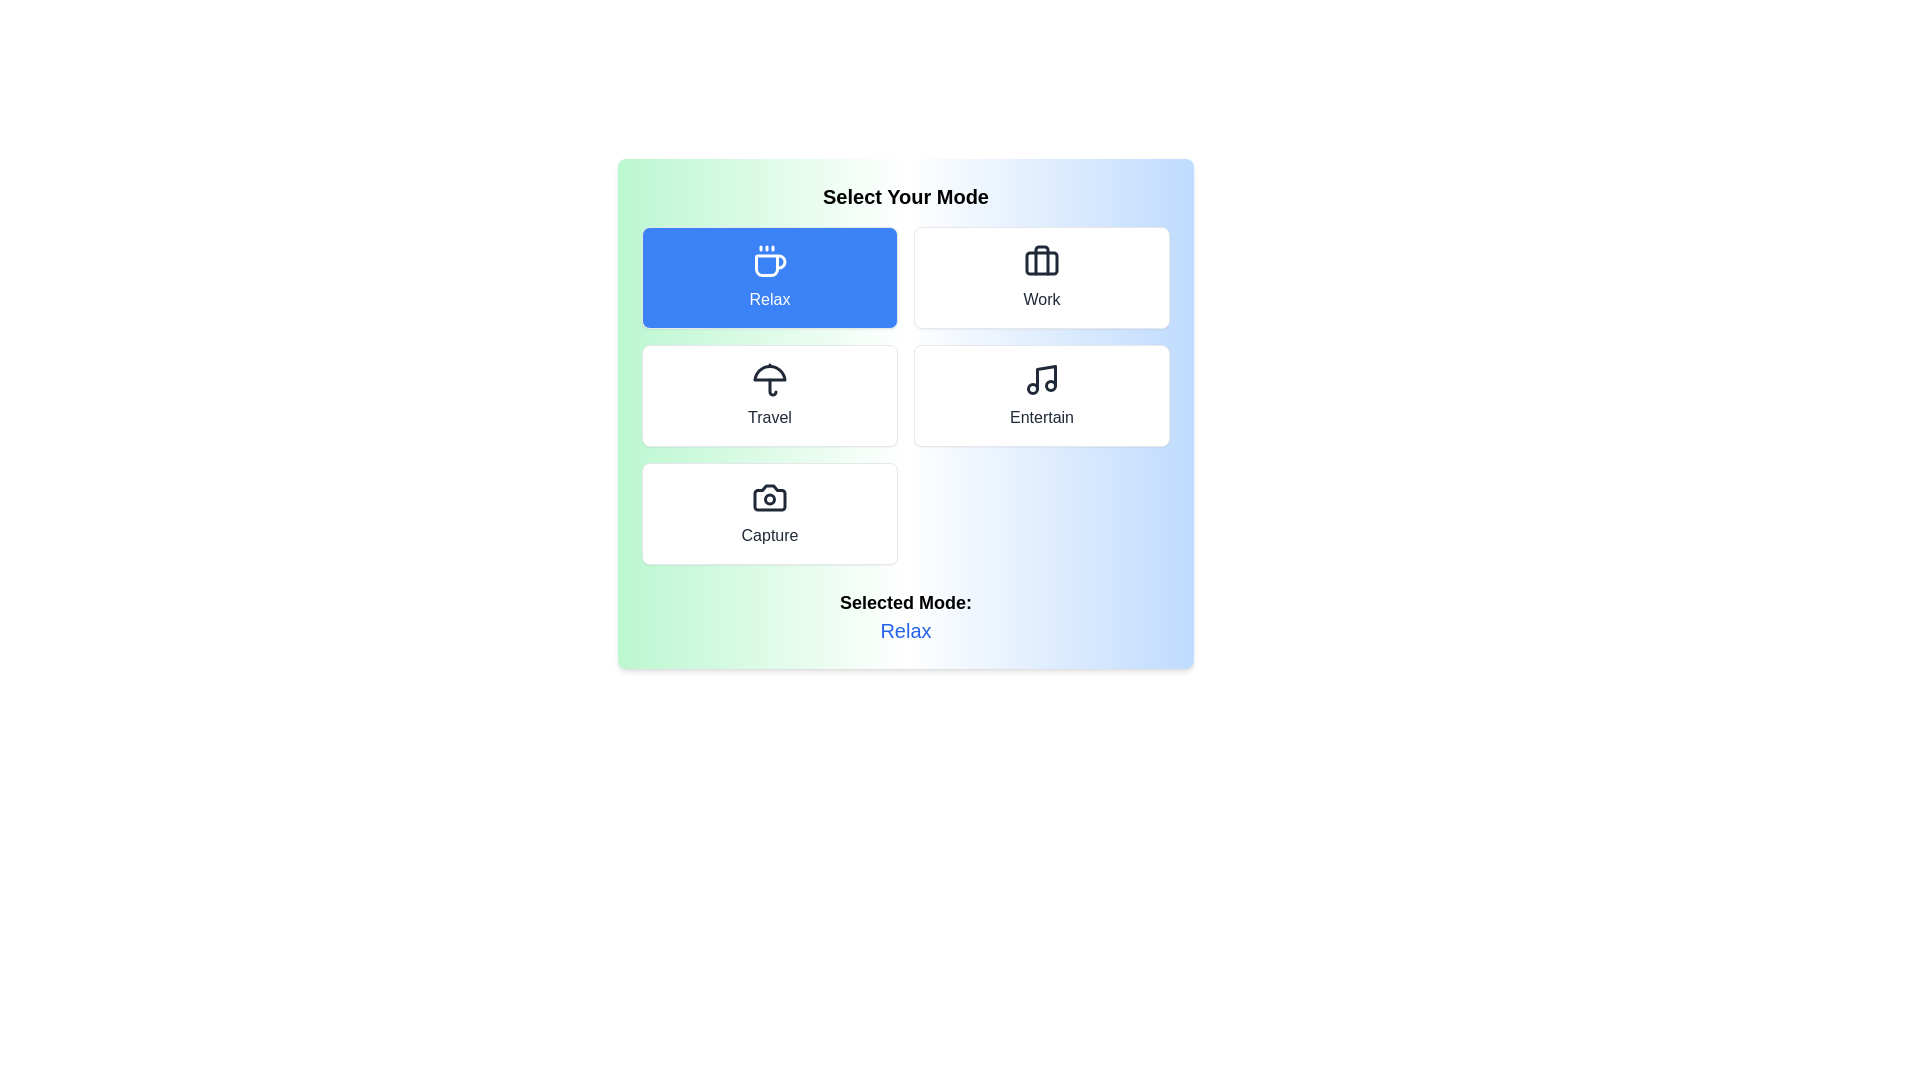 The image size is (1920, 1080). I want to click on the mode button corresponding to Capture, so click(768, 512).